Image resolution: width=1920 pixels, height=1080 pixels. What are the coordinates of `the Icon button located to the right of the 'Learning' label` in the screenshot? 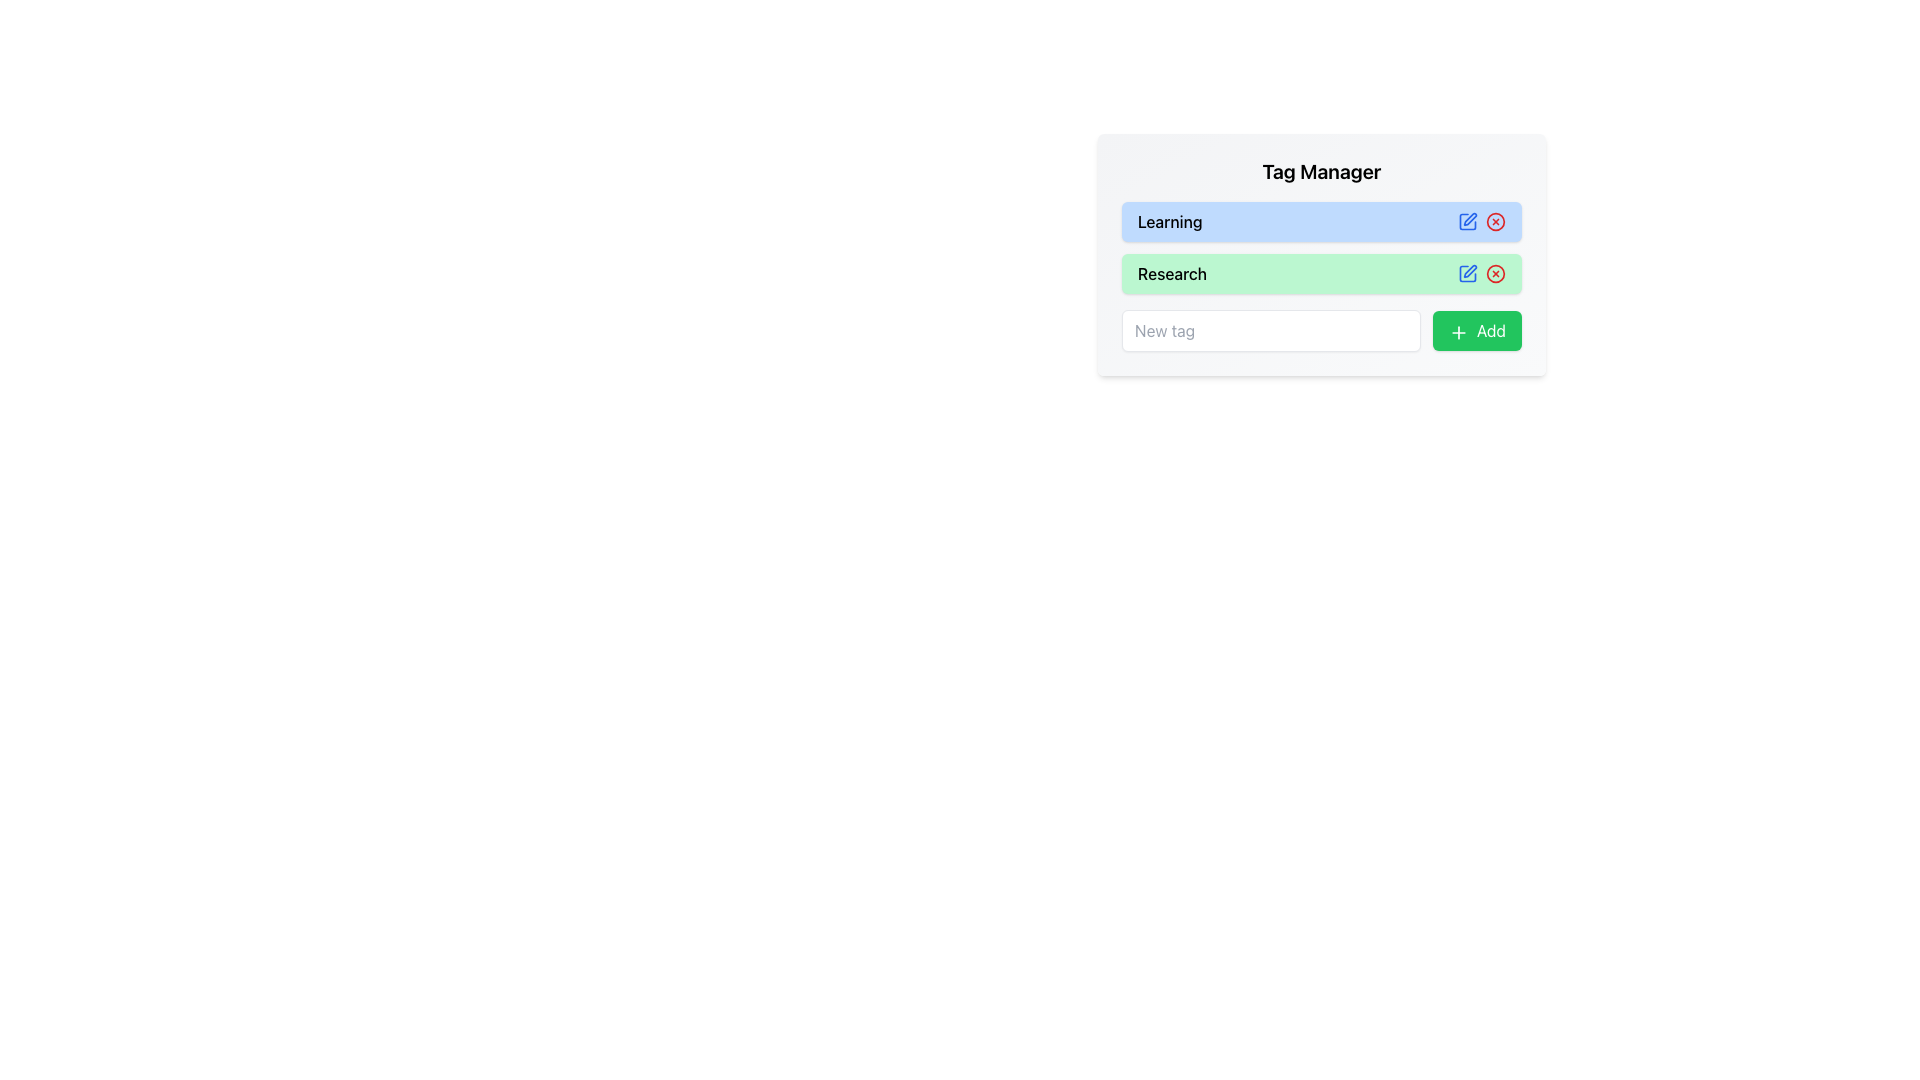 It's located at (1468, 222).